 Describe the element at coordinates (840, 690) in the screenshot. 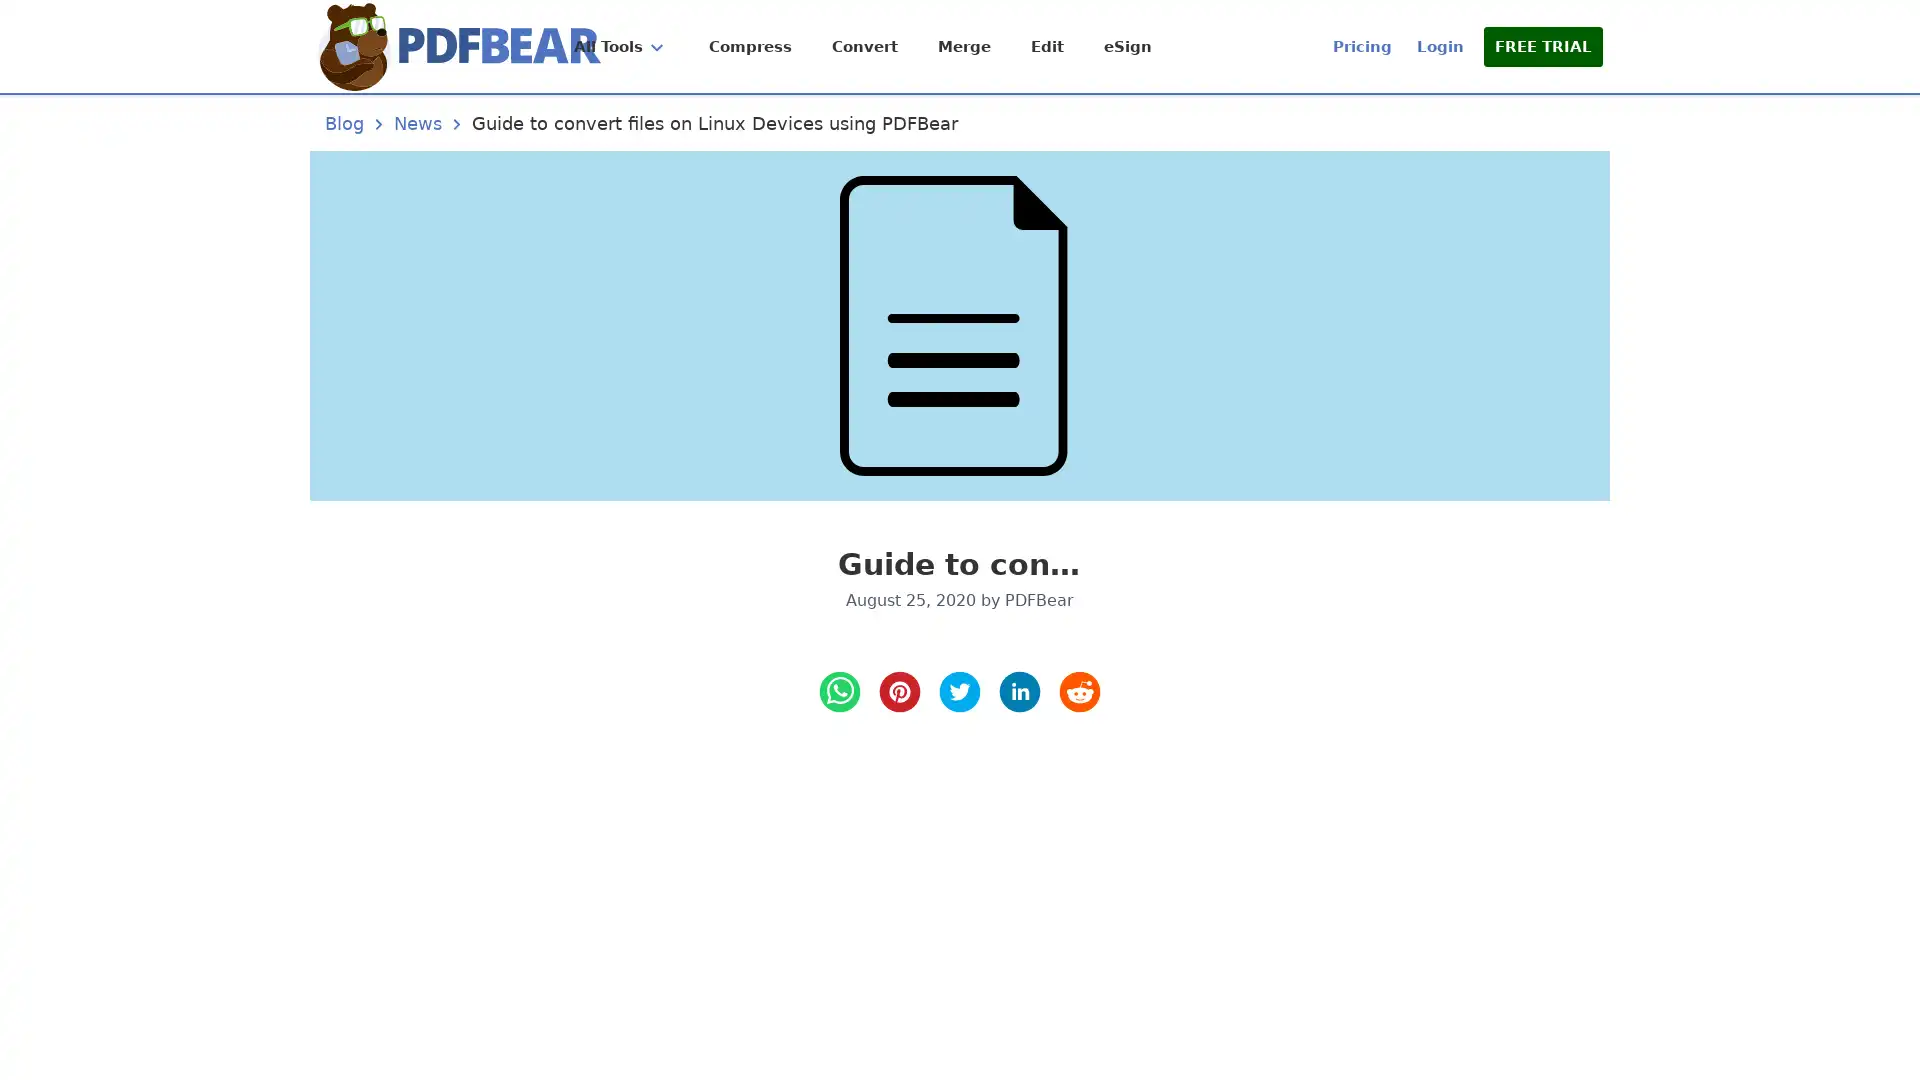

I see `Whatsapp` at that location.